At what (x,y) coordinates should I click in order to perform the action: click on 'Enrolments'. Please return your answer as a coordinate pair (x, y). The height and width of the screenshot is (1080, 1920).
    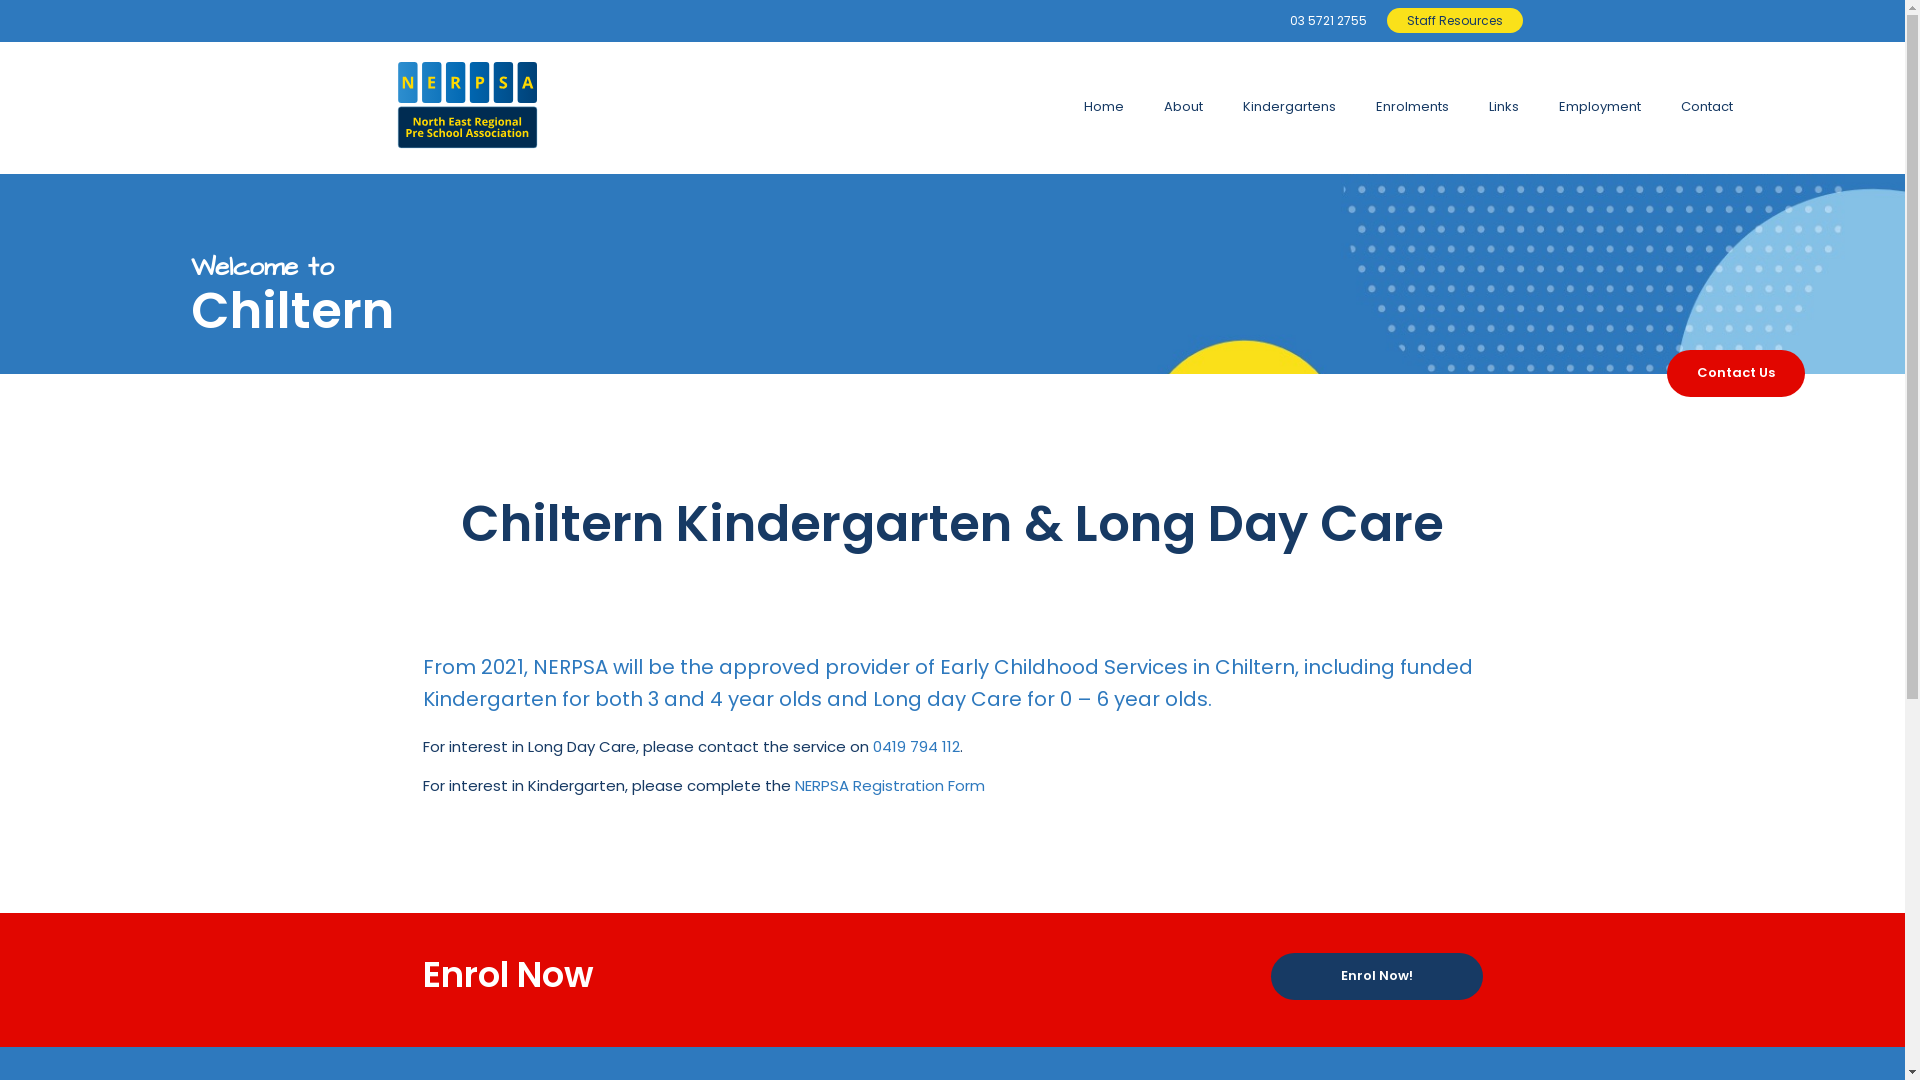
    Looking at the image, I should click on (1411, 106).